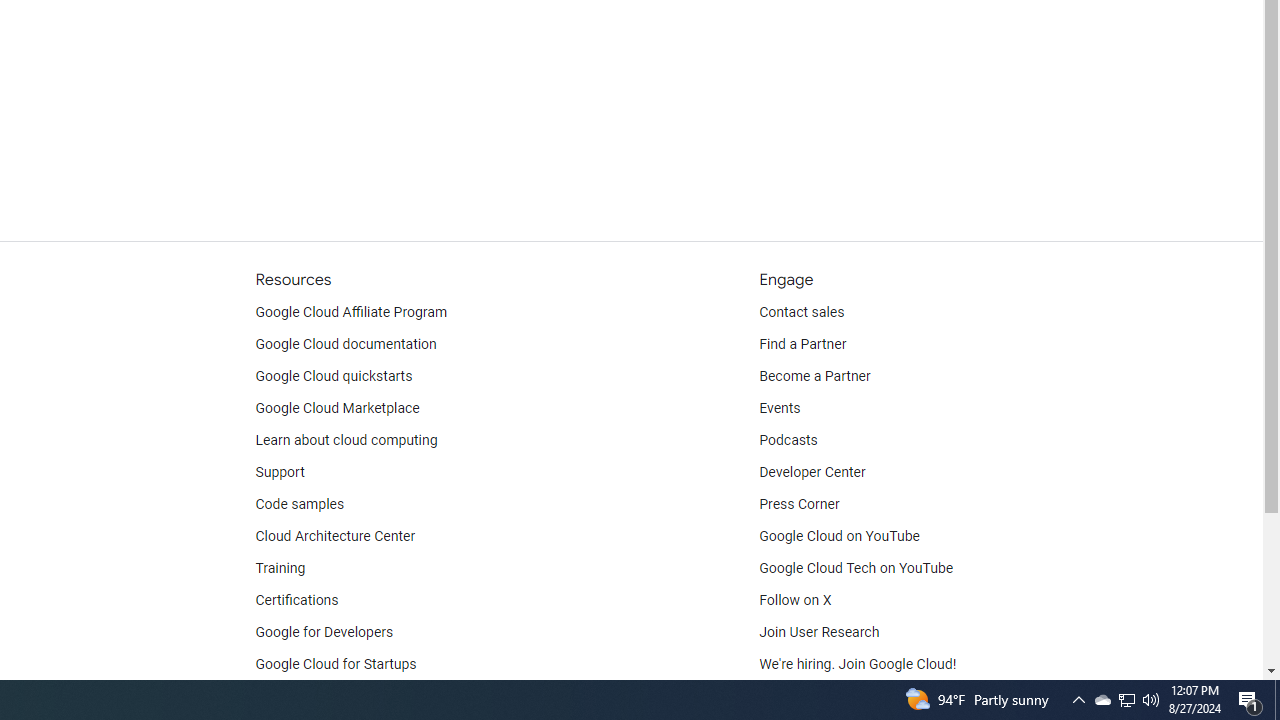  I want to click on 'Support', so click(278, 473).